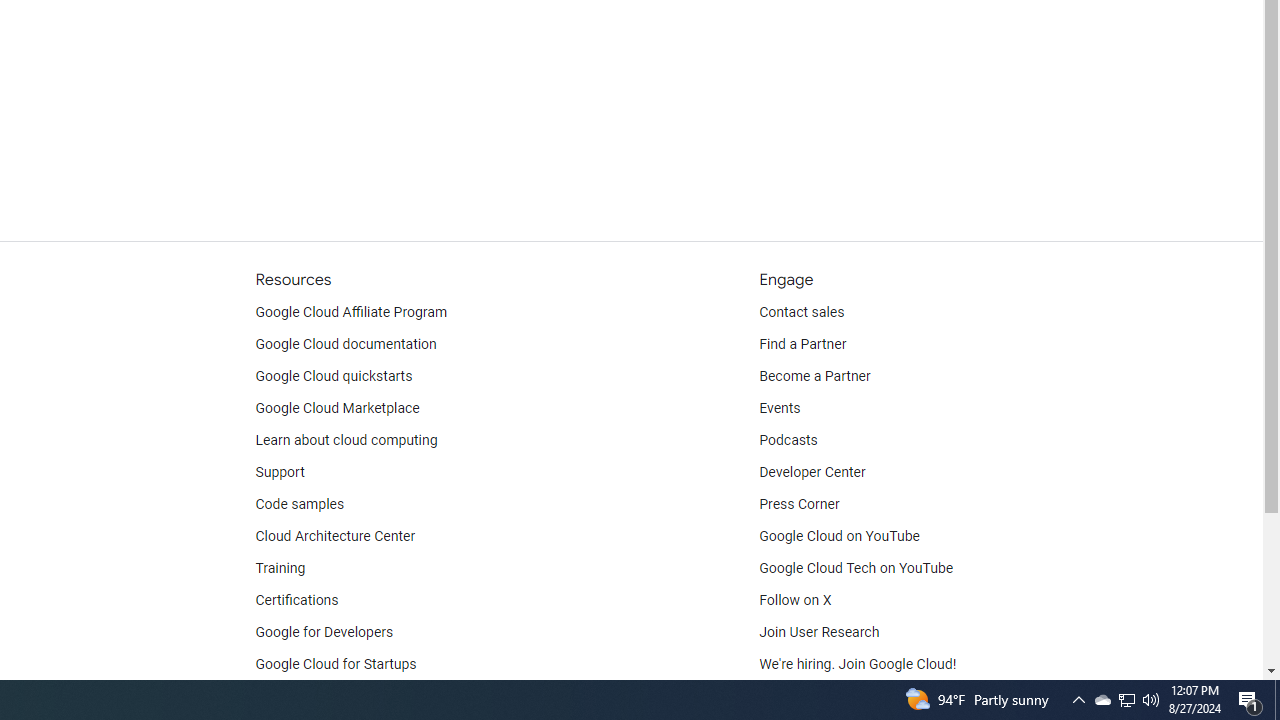  I want to click on 'Support', so click(278, 473).